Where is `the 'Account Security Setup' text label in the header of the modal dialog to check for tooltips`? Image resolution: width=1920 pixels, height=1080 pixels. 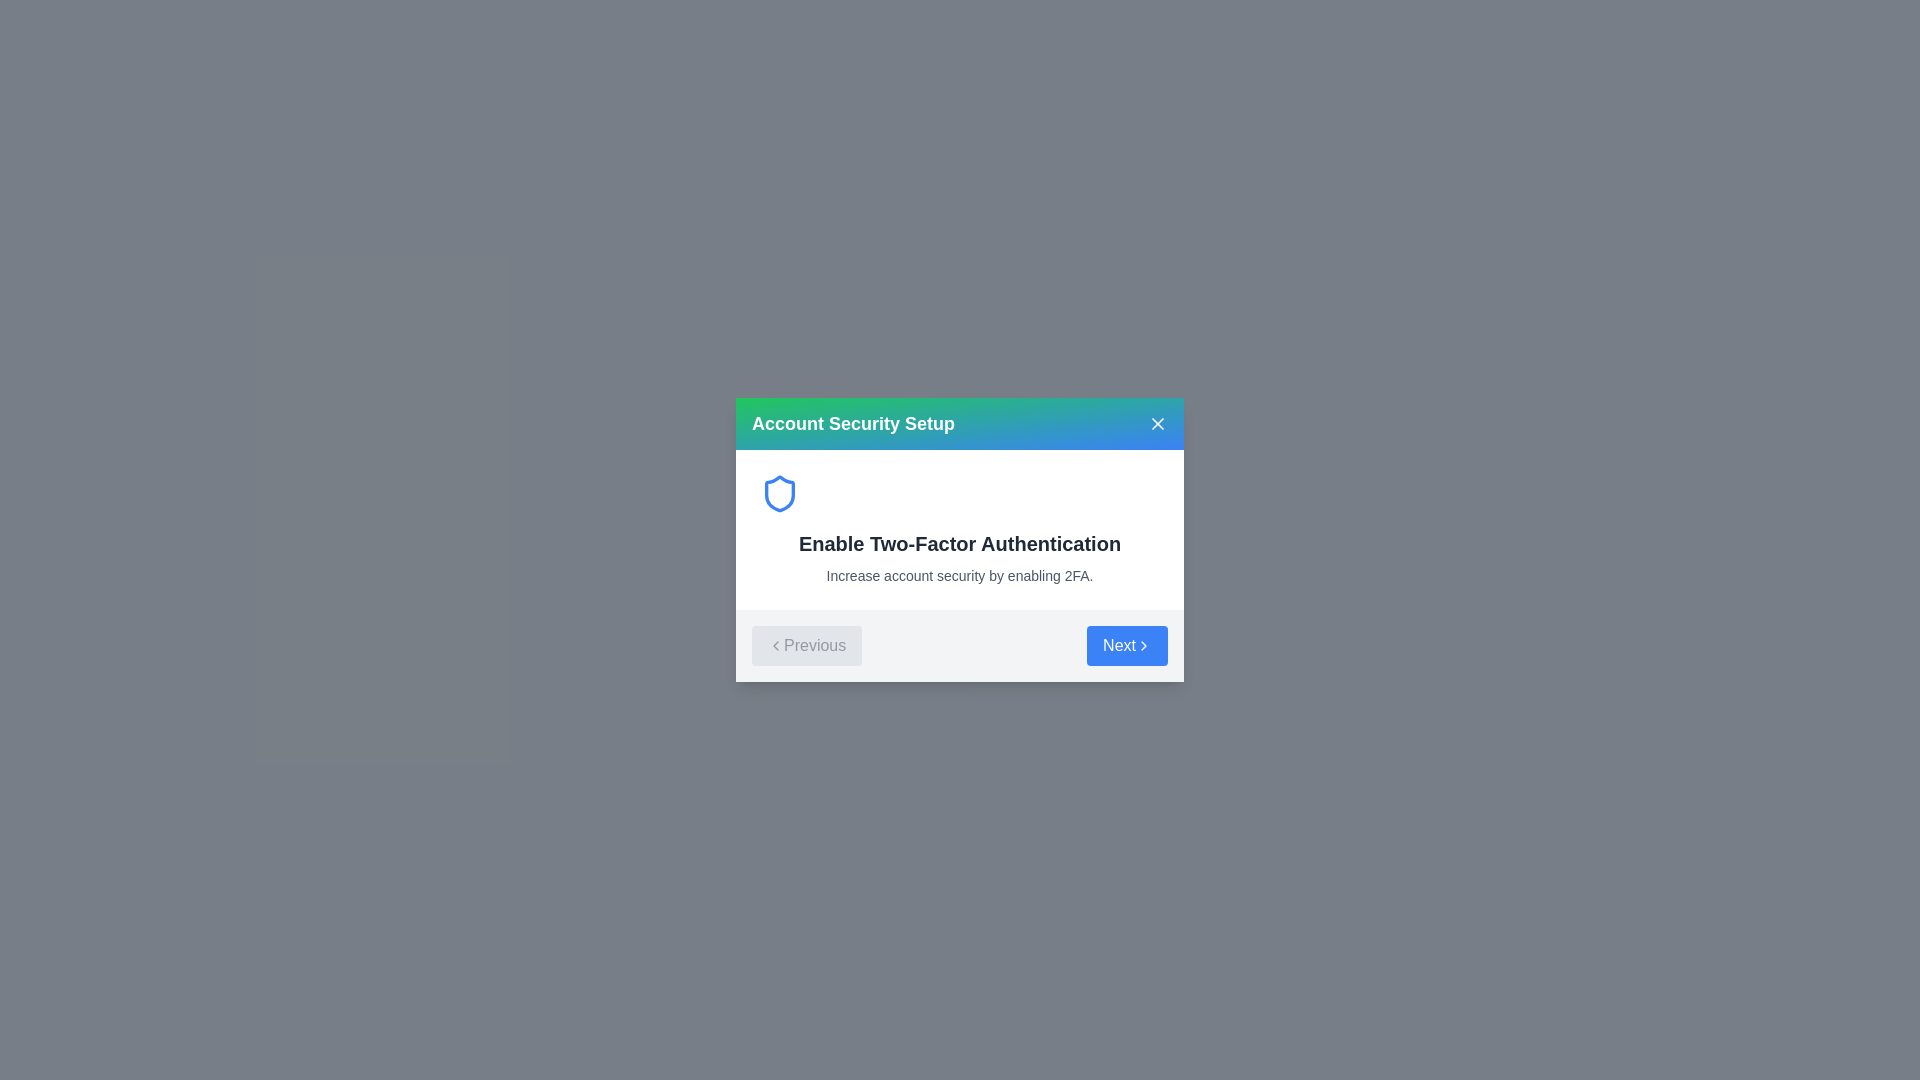
the 'Account Security Setup' text label in the header of the modal dialog to check for tooltips is located at coordinates (853, 423).